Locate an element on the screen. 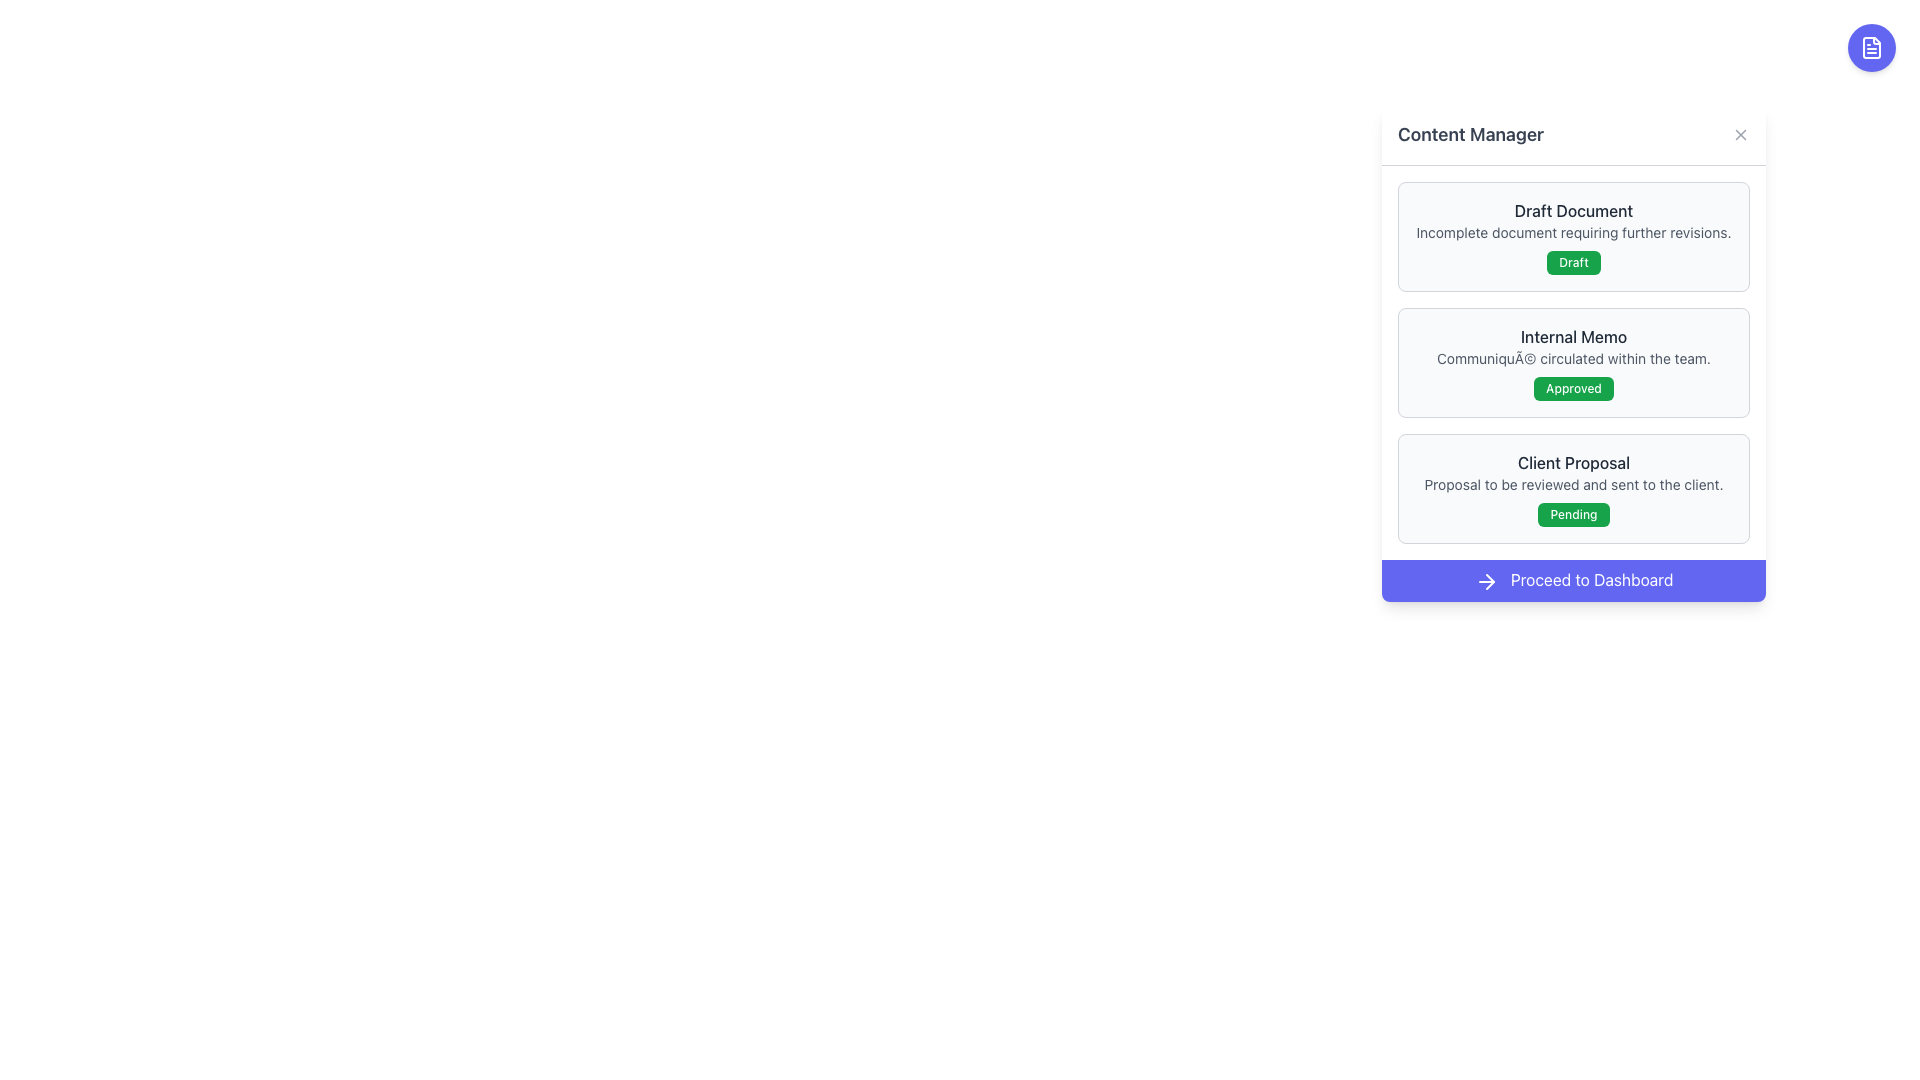 The image size is (1920, 1080). the 'Content Manager' text label, which is a bold, medium-sized dark gray label located at the top-left corner of a card interface is located at coordinates (1471, 135).